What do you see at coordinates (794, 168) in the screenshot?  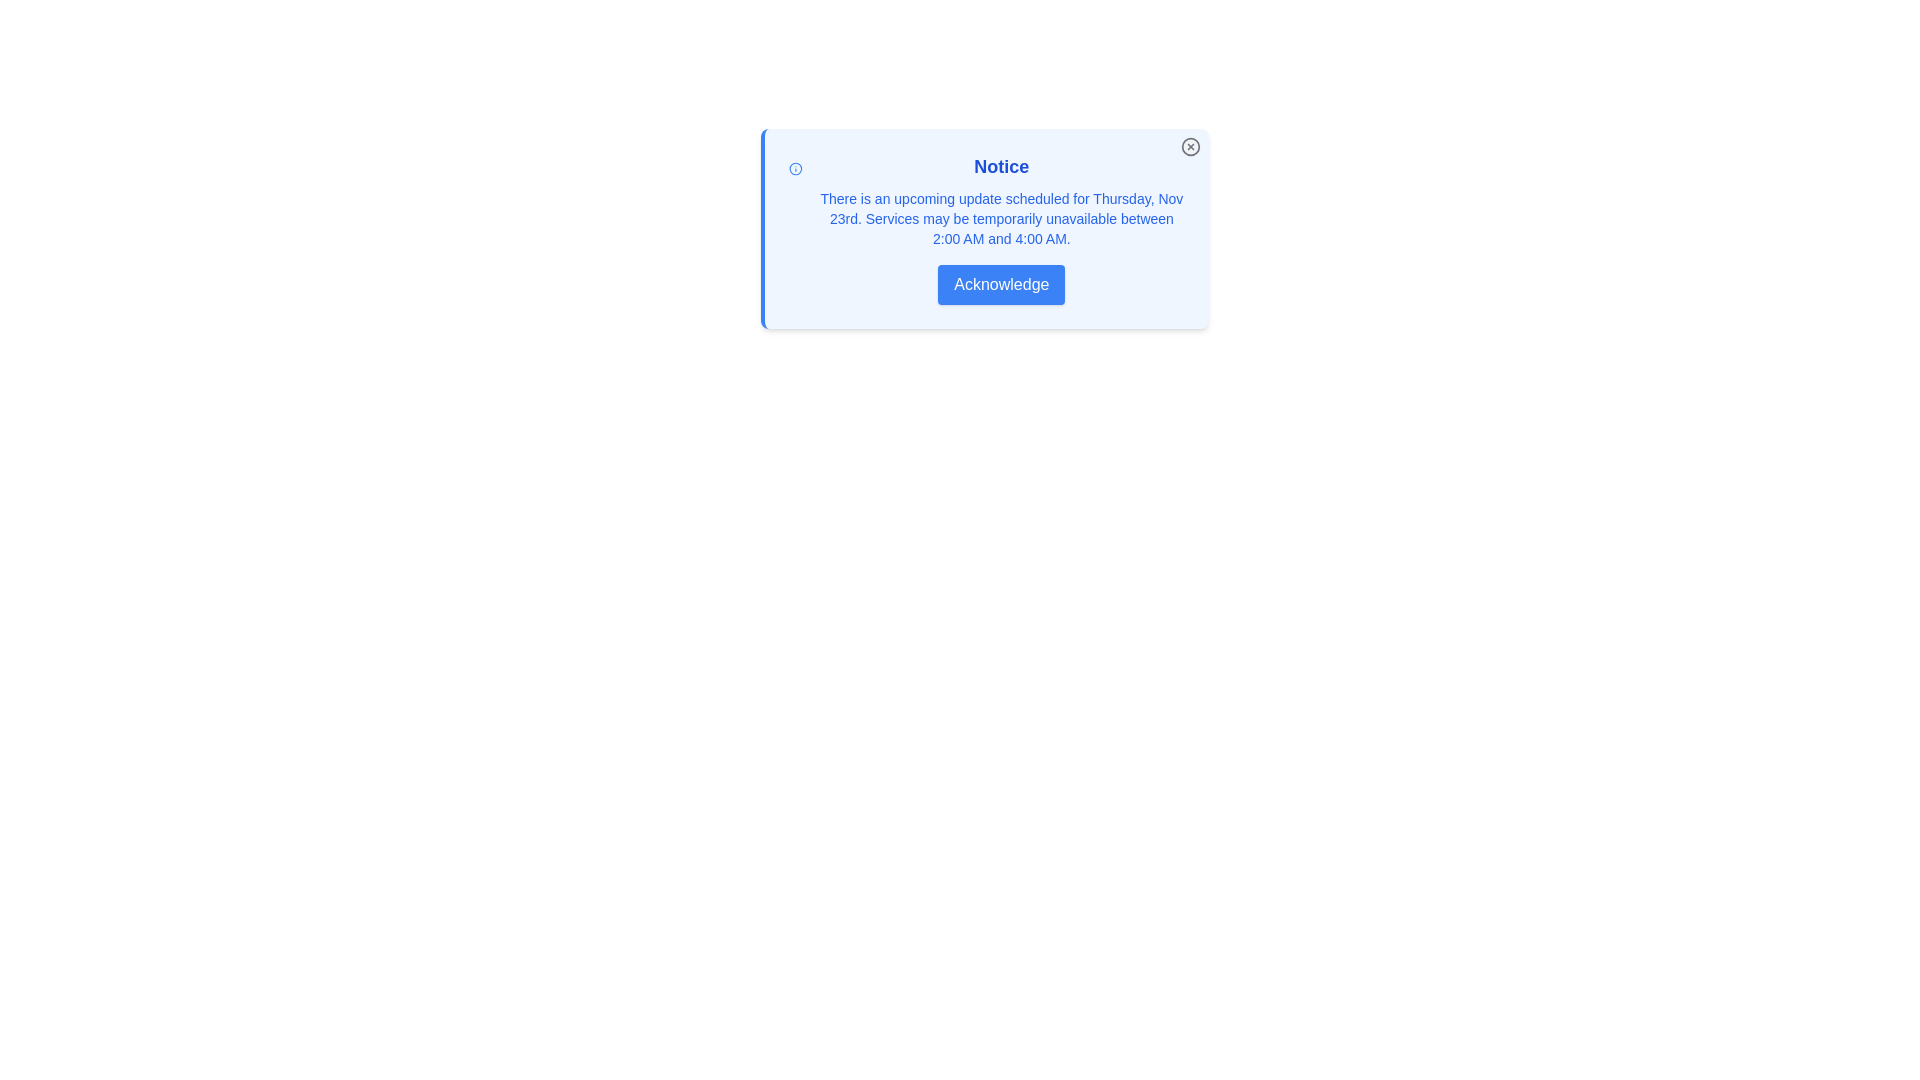 I see `the blue circular icon with an outlined border located at the top-left of the notification card, adjacent to the 'Notice' heading` at bounding box center [794, 168].